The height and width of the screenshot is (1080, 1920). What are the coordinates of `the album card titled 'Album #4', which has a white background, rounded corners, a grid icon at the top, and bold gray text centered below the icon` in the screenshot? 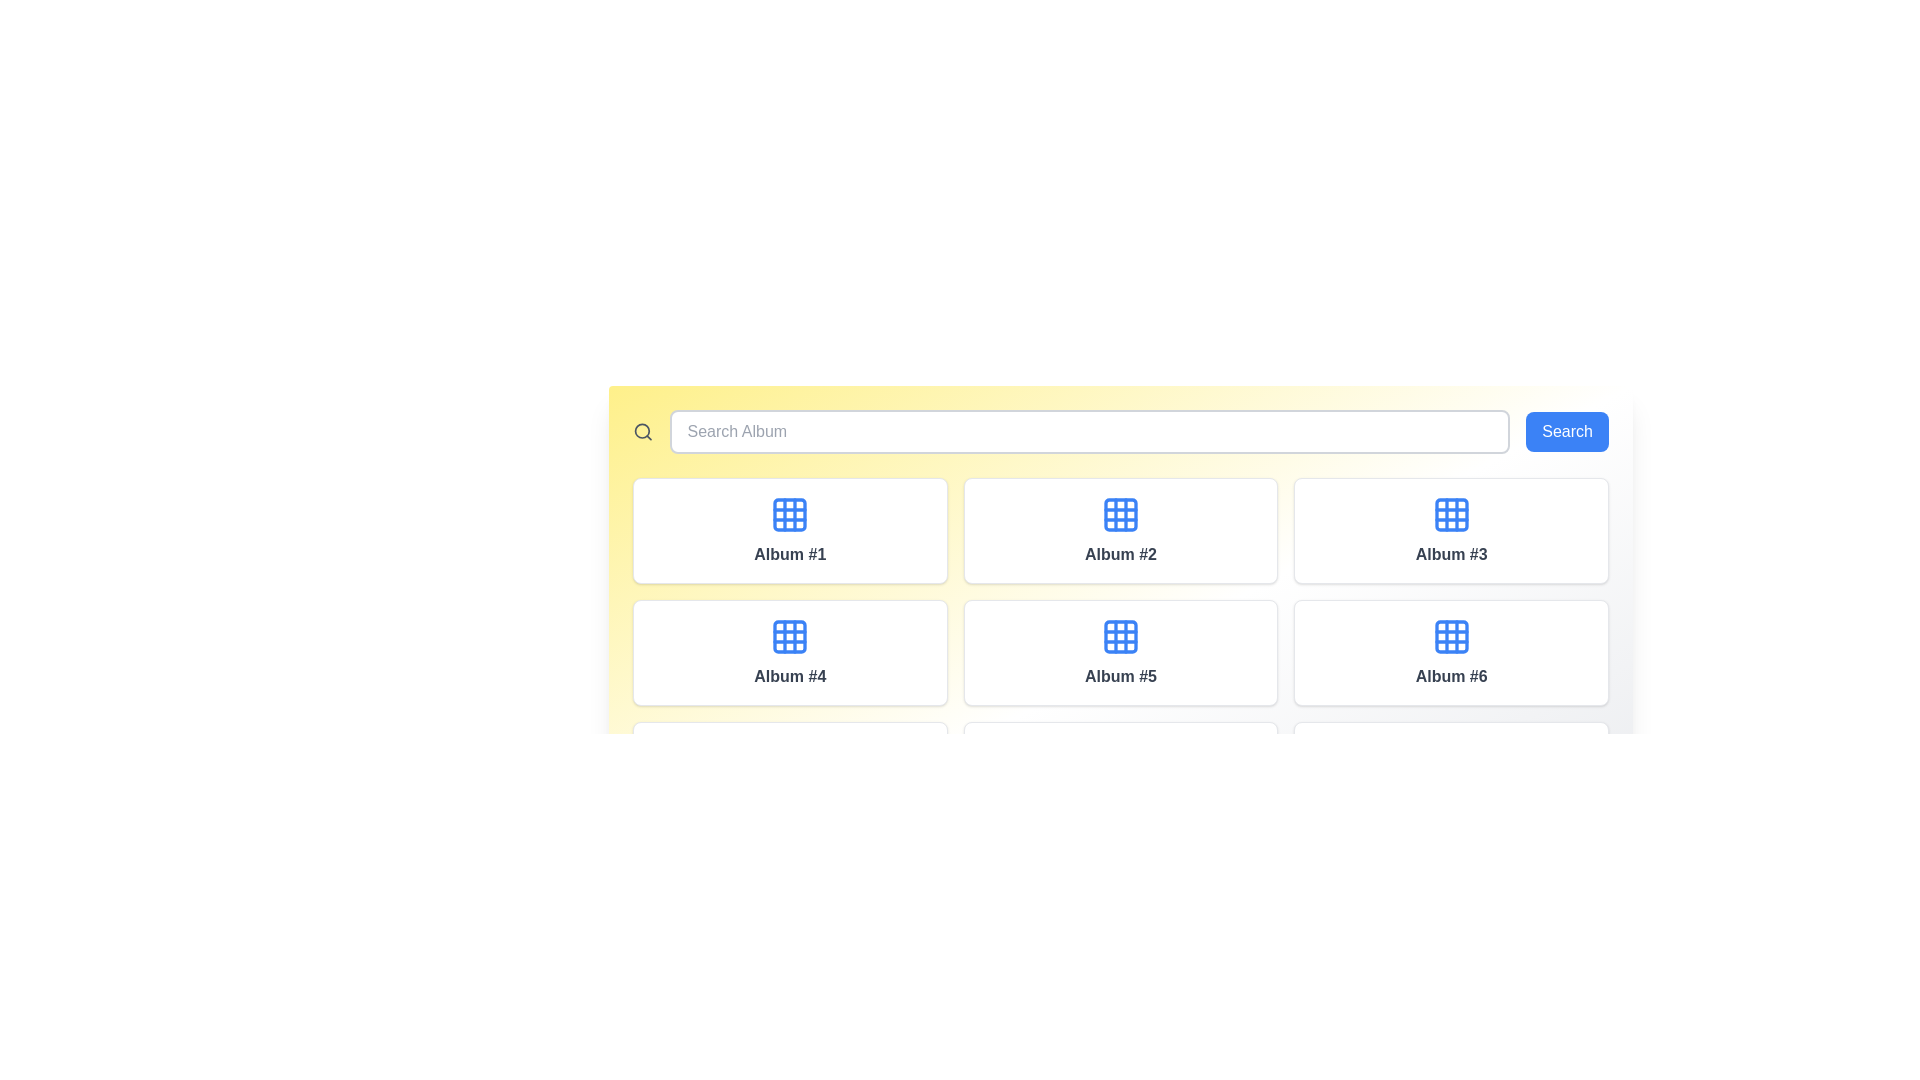 It's located at (789, 652).